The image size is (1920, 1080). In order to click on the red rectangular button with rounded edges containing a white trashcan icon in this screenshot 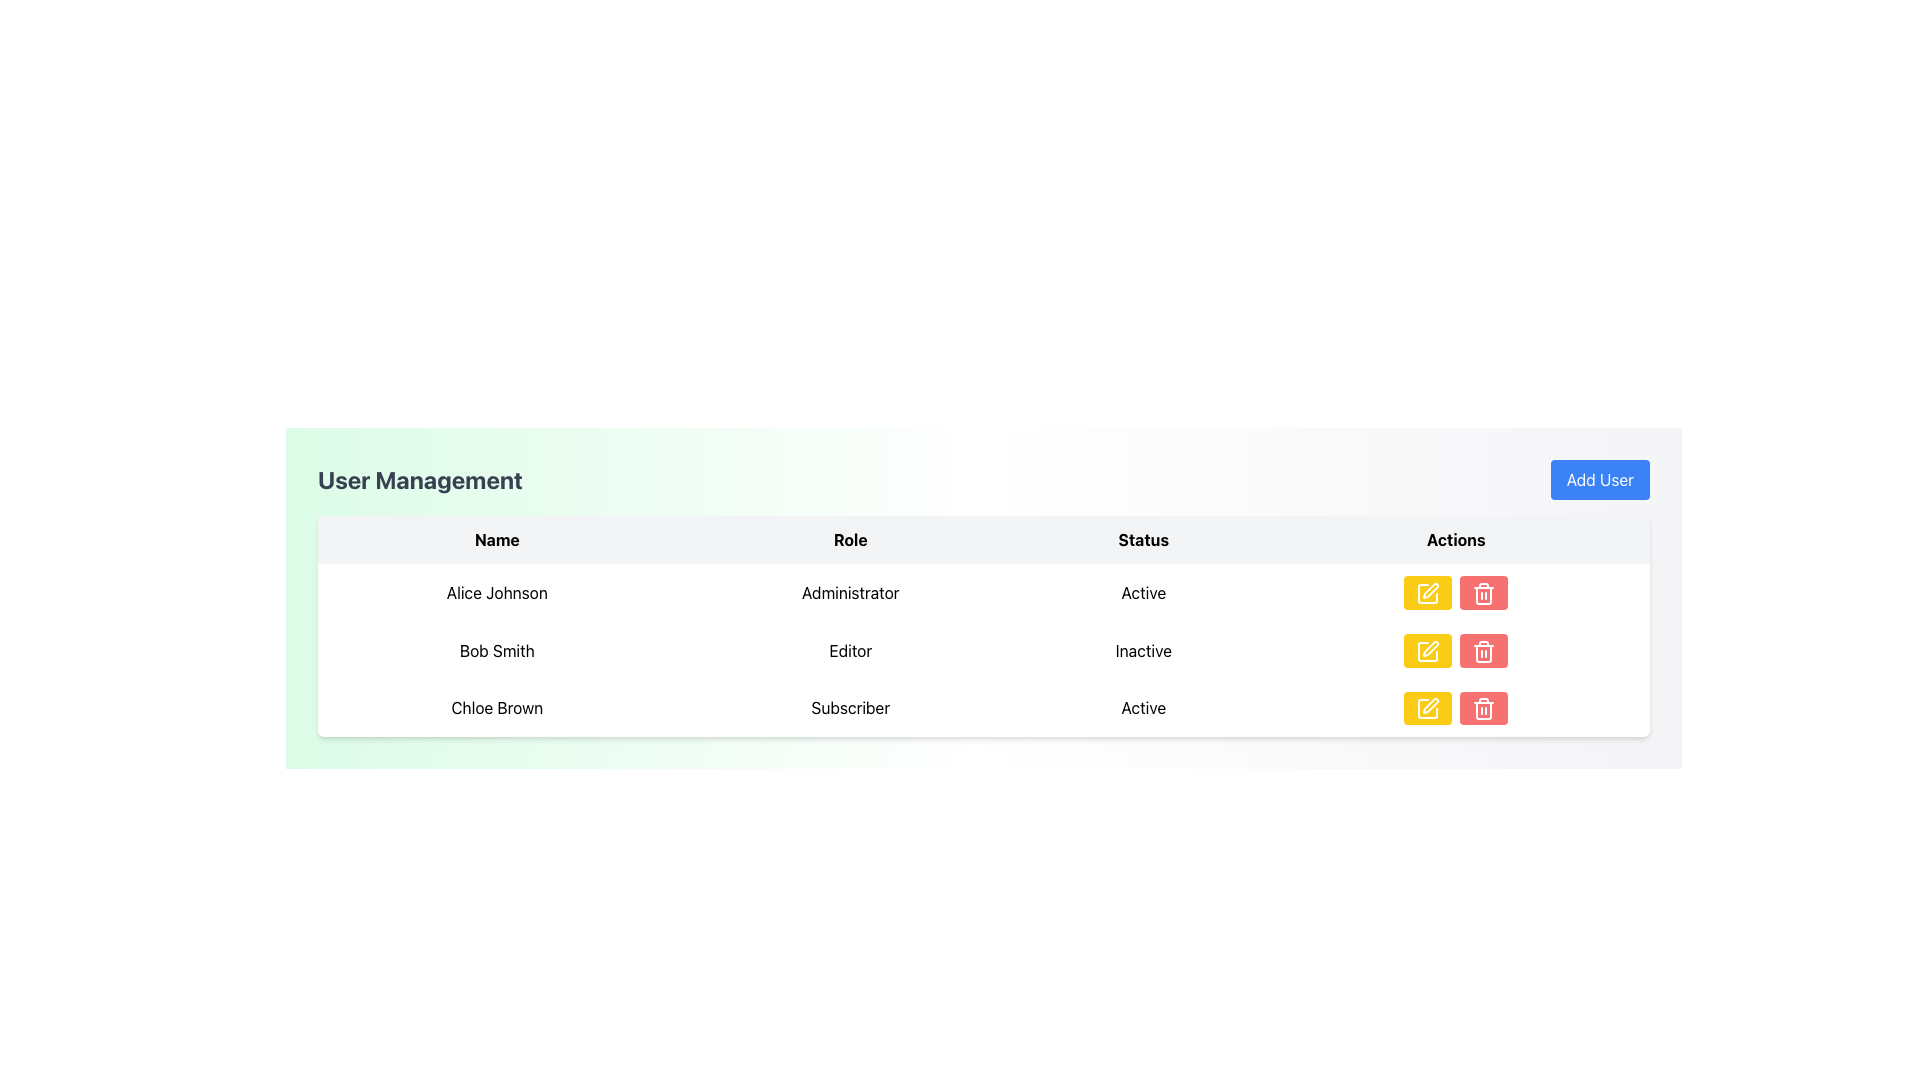, I will do `click(1484, 650)`.